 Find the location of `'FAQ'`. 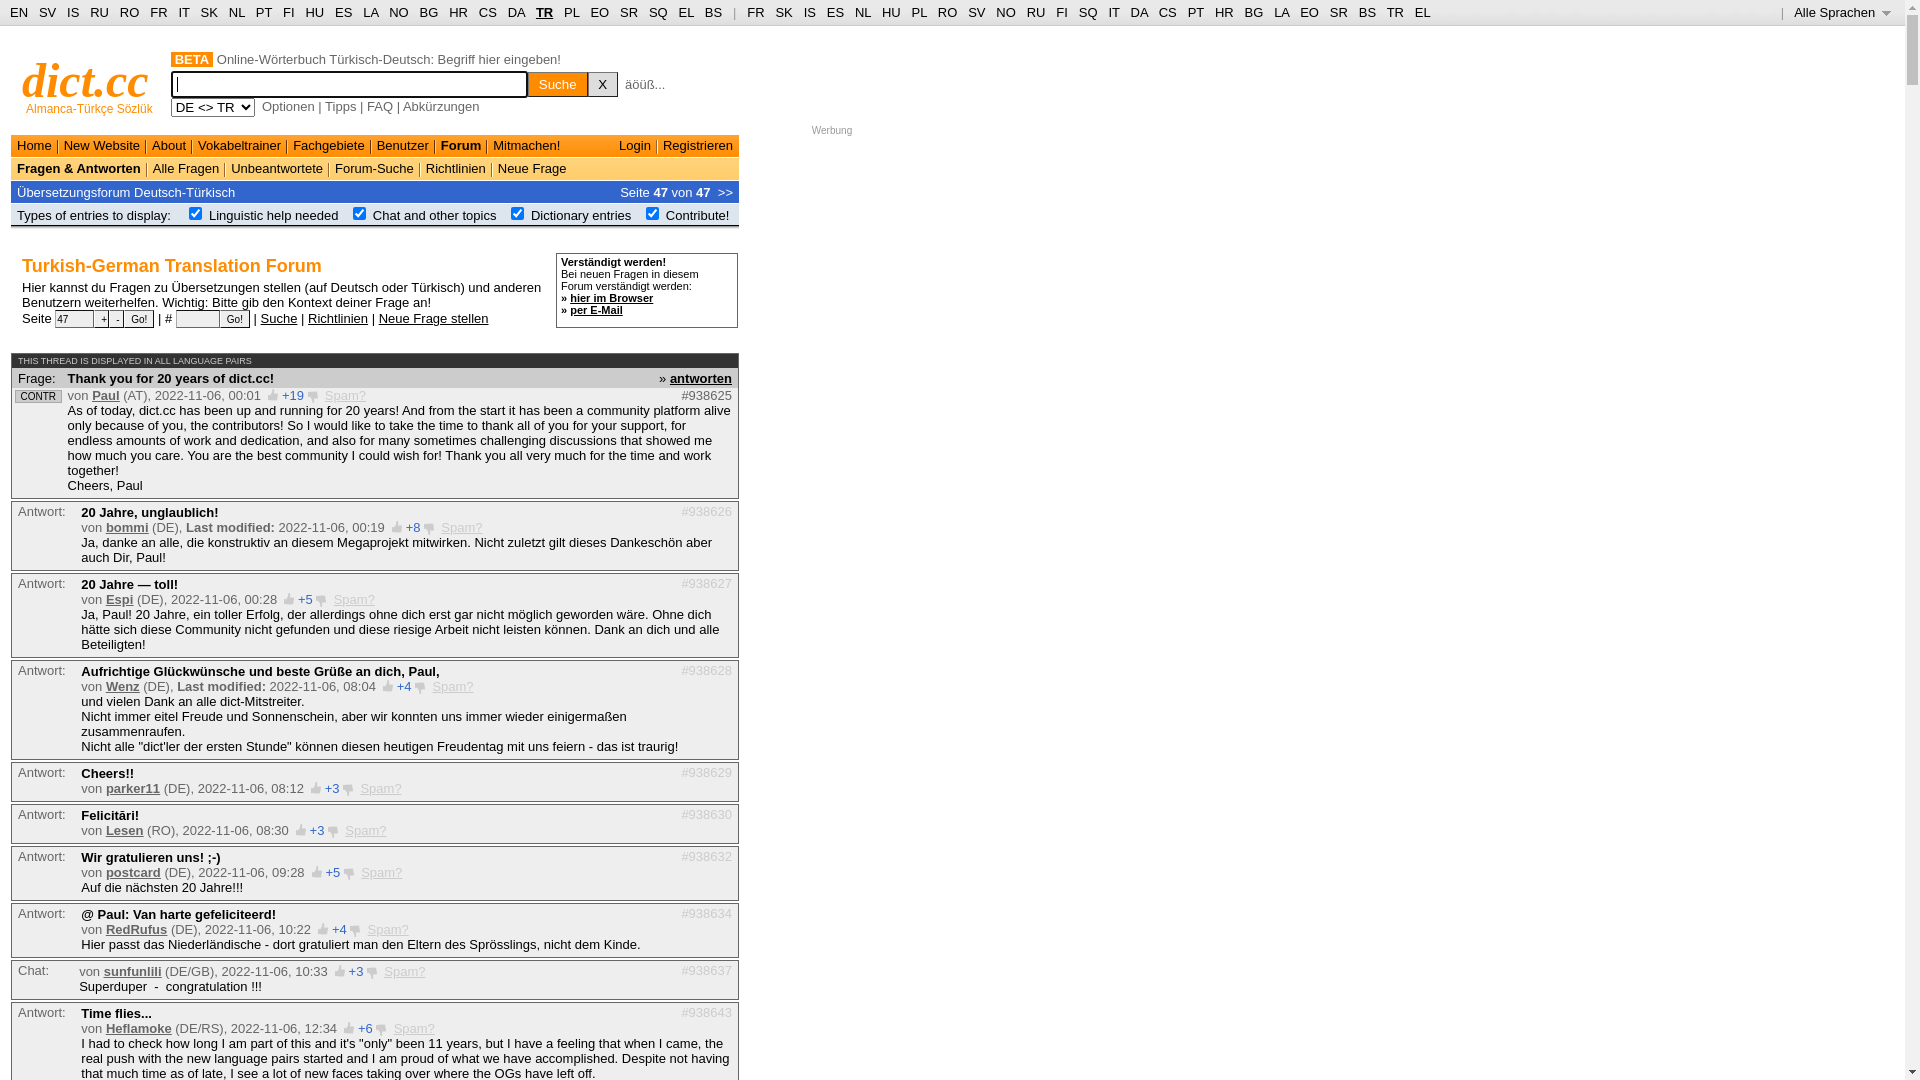

'FAQ' is located at coordinates (379, 106).